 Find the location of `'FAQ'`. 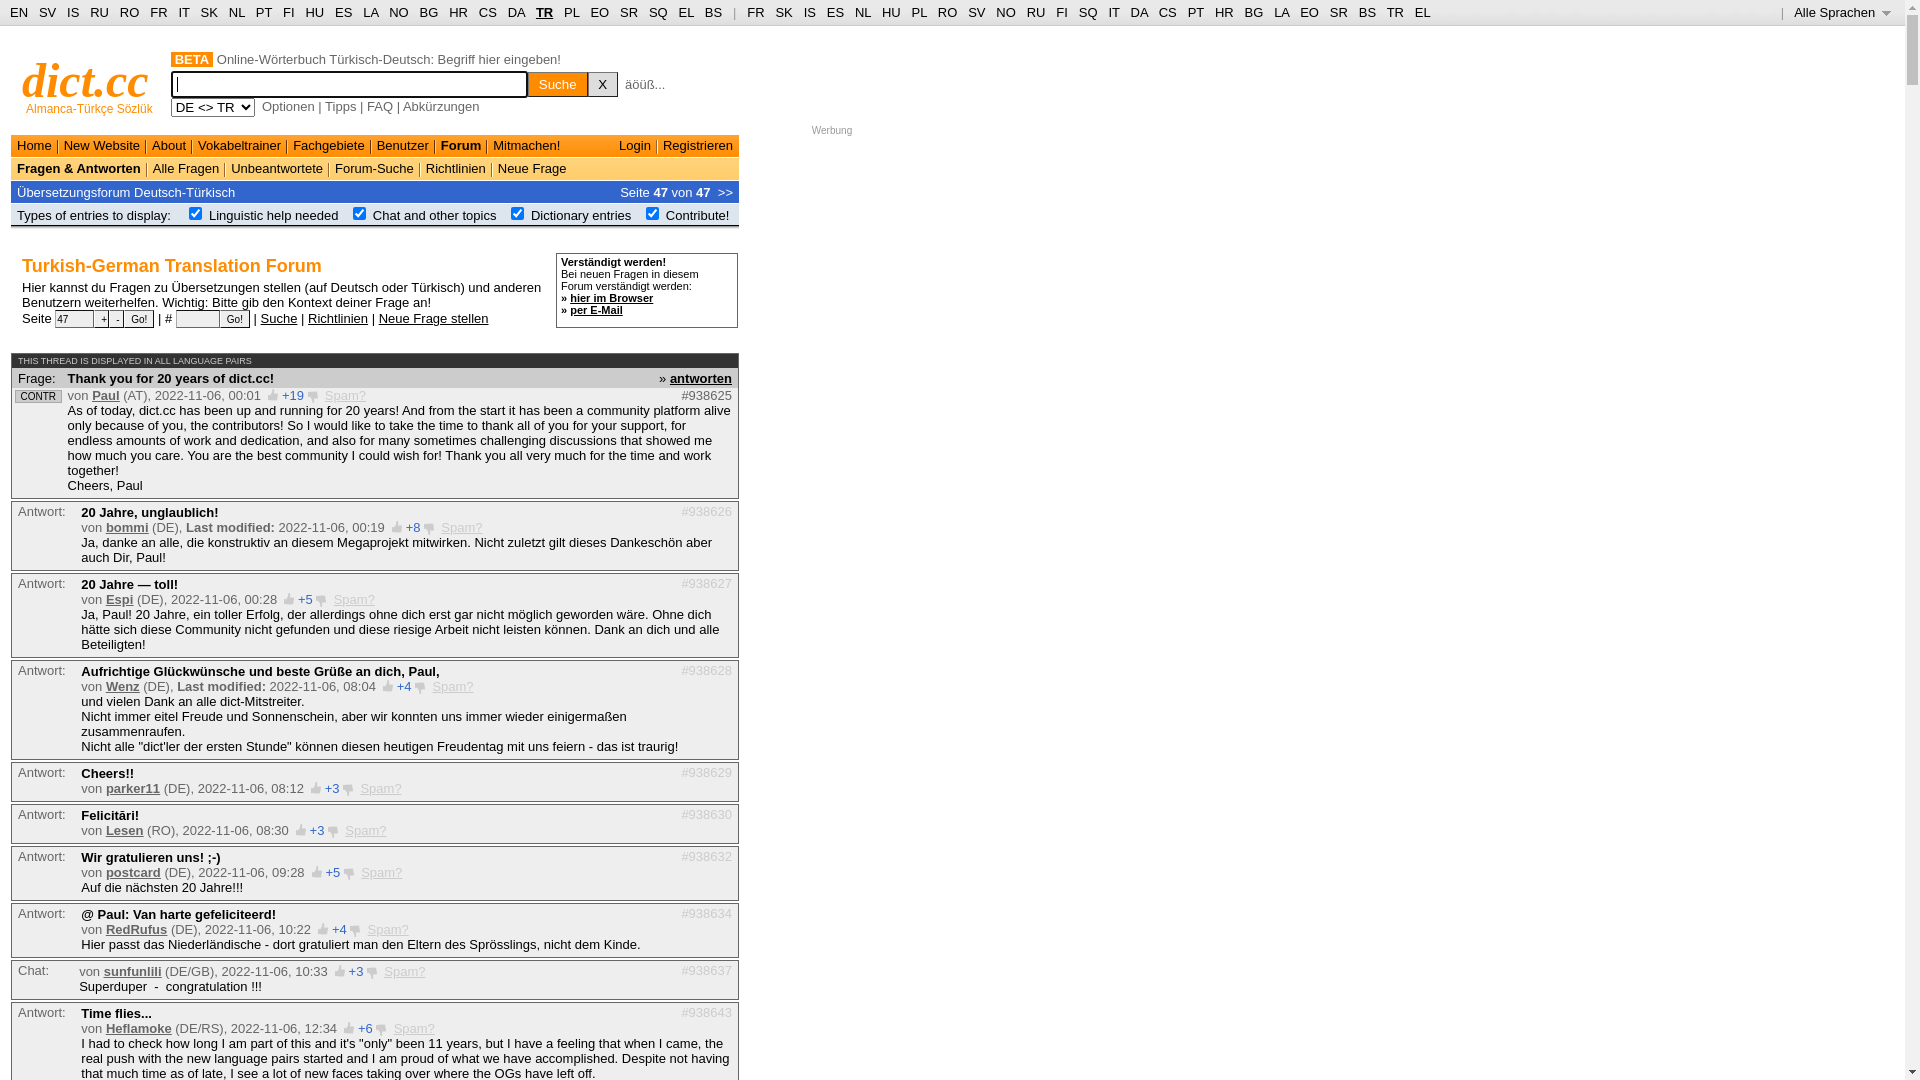

'FAQ' is located at coordinates (379, 106).